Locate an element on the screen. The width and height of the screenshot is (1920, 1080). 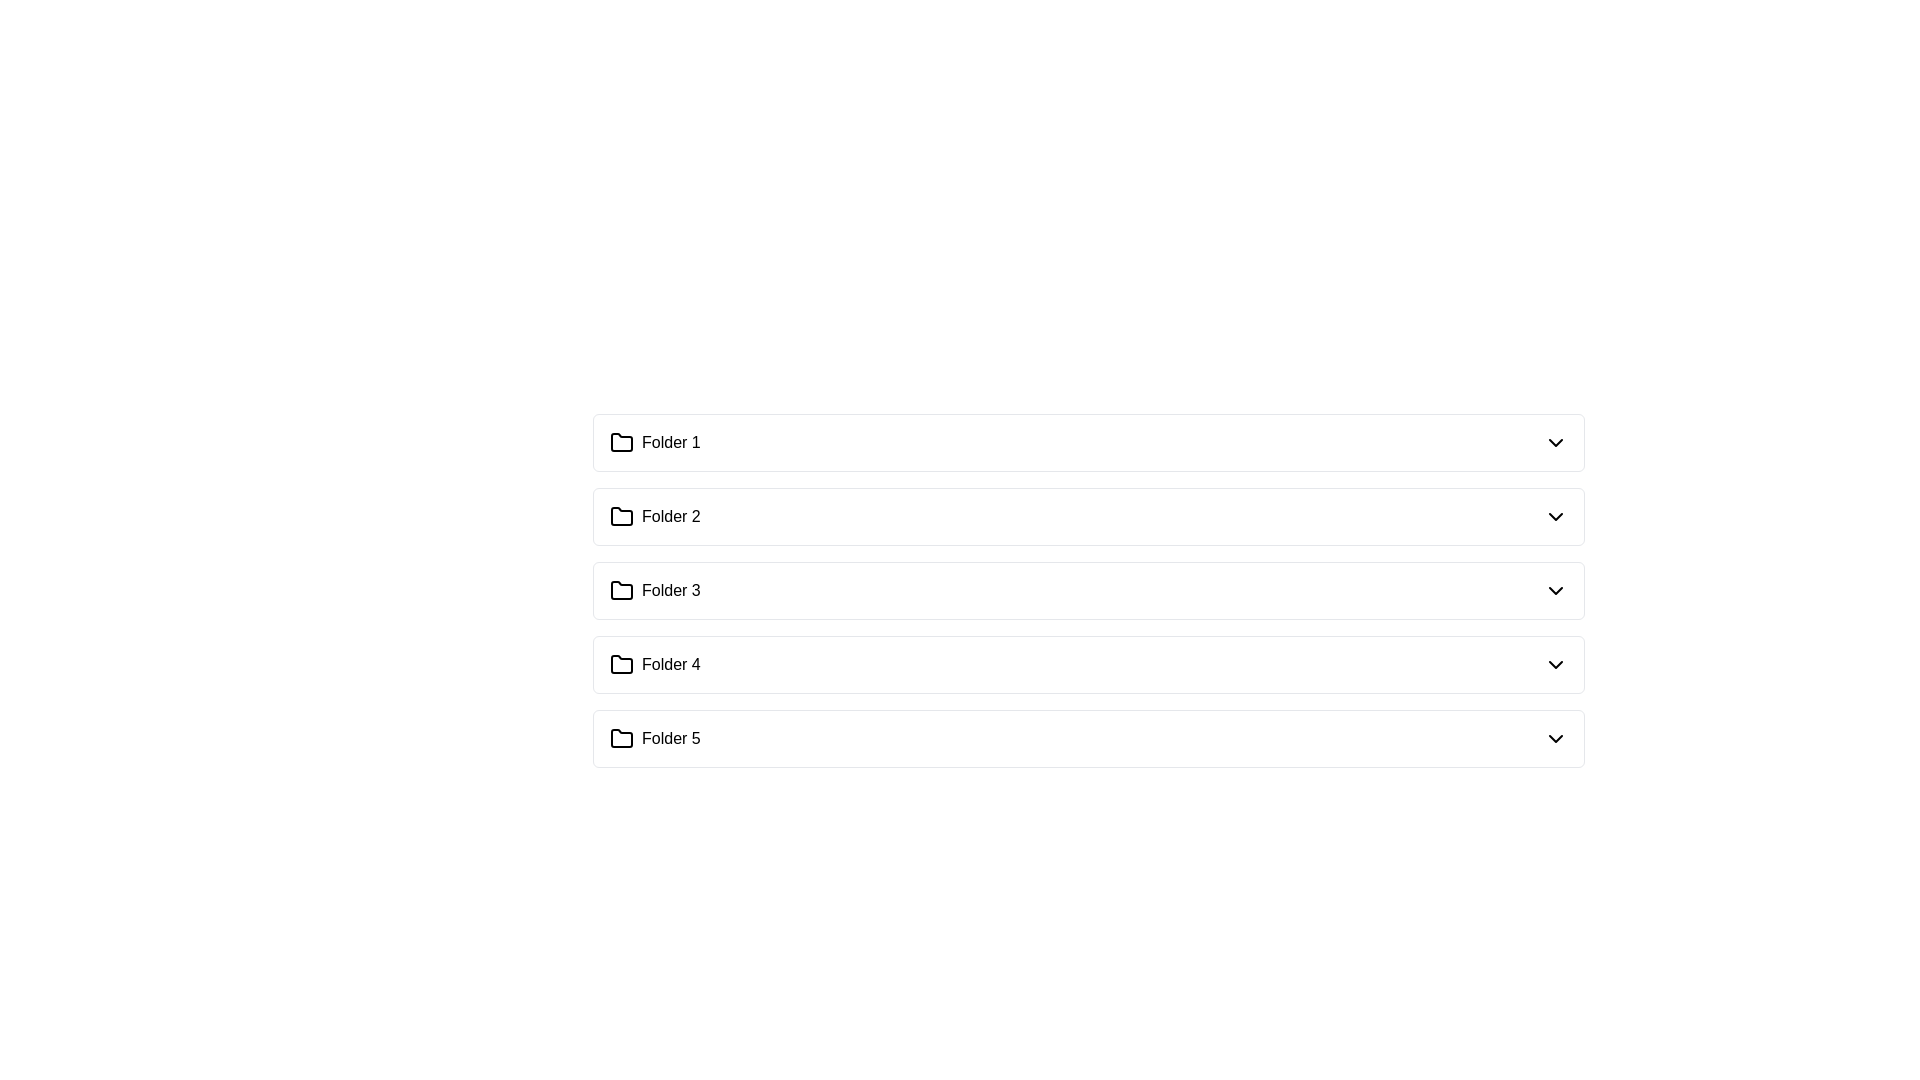
the text label displaying 'Folder 1' is located at coordinates (671, 442).